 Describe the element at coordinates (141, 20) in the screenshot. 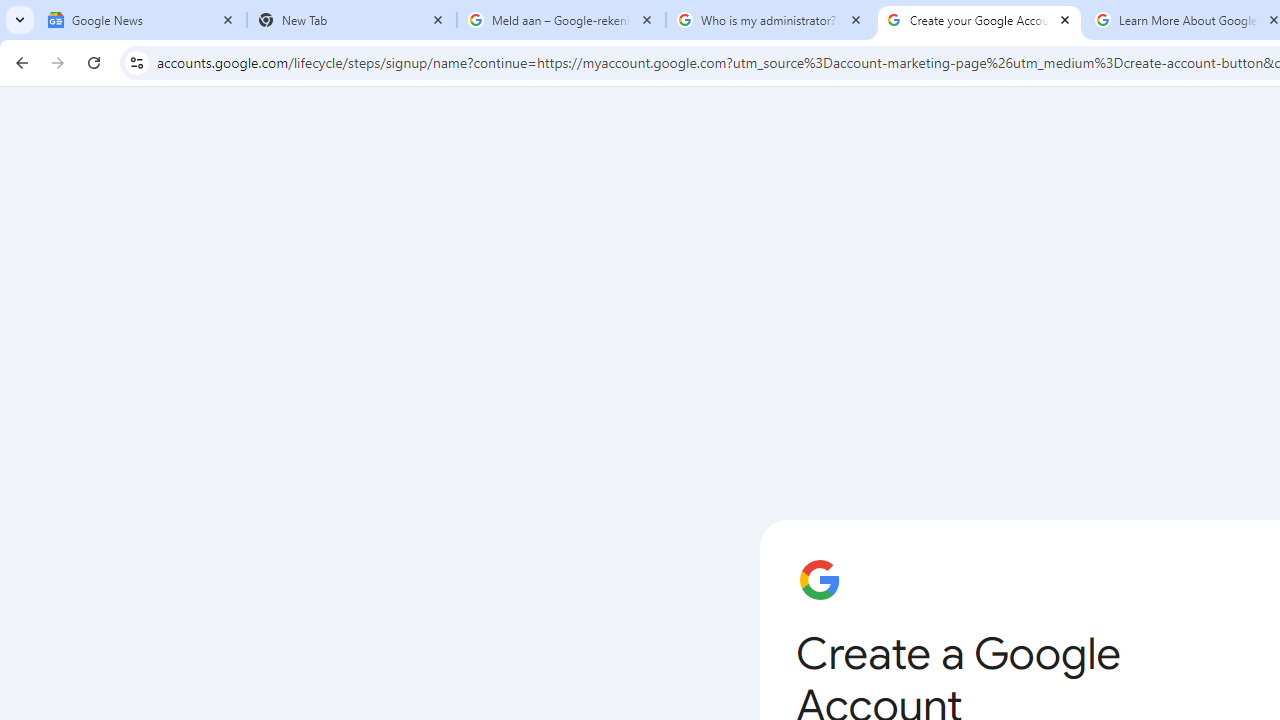

I see `'Google News'` at that location.